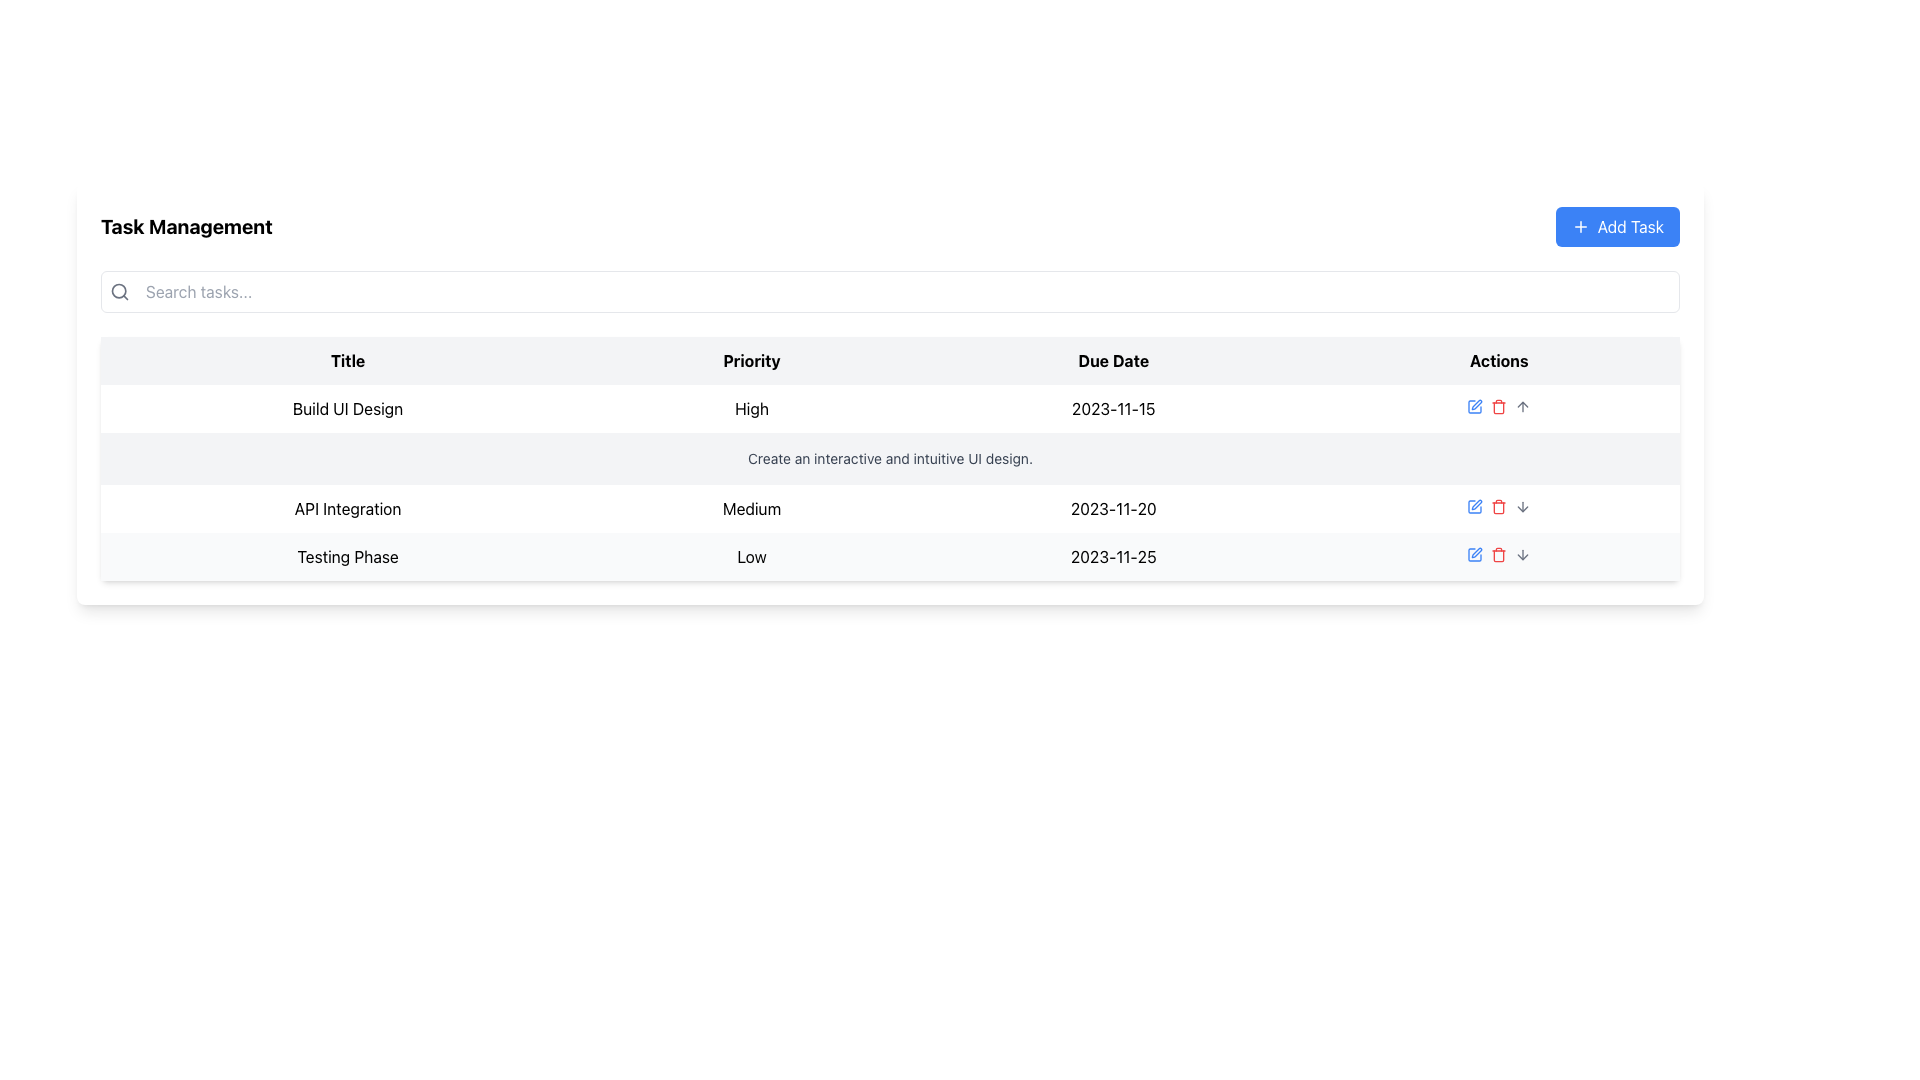  I want to click on the static text element displaying the due date '2023-11-20' for the 'API Integration' task located in the third cell of a table row, so click(1112, 508).